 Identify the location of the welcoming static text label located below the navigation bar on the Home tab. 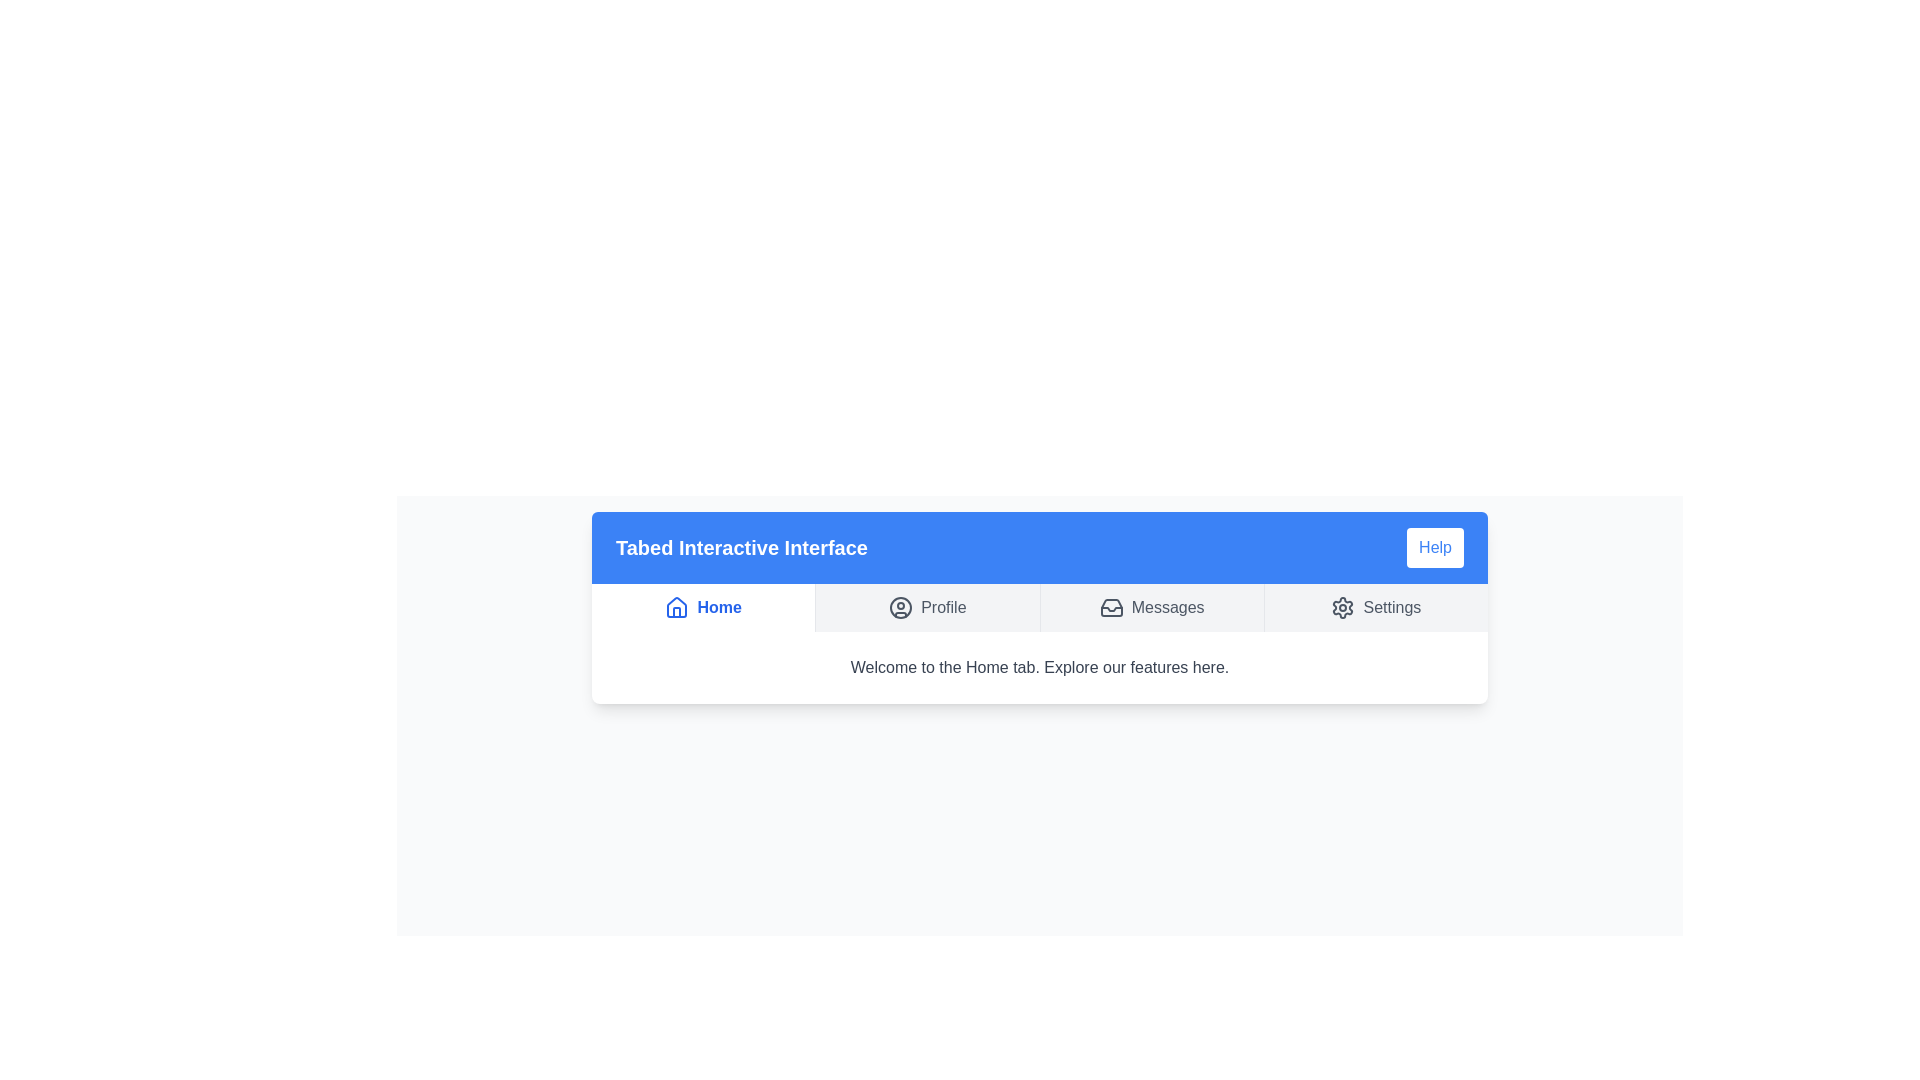
(1040, 667).